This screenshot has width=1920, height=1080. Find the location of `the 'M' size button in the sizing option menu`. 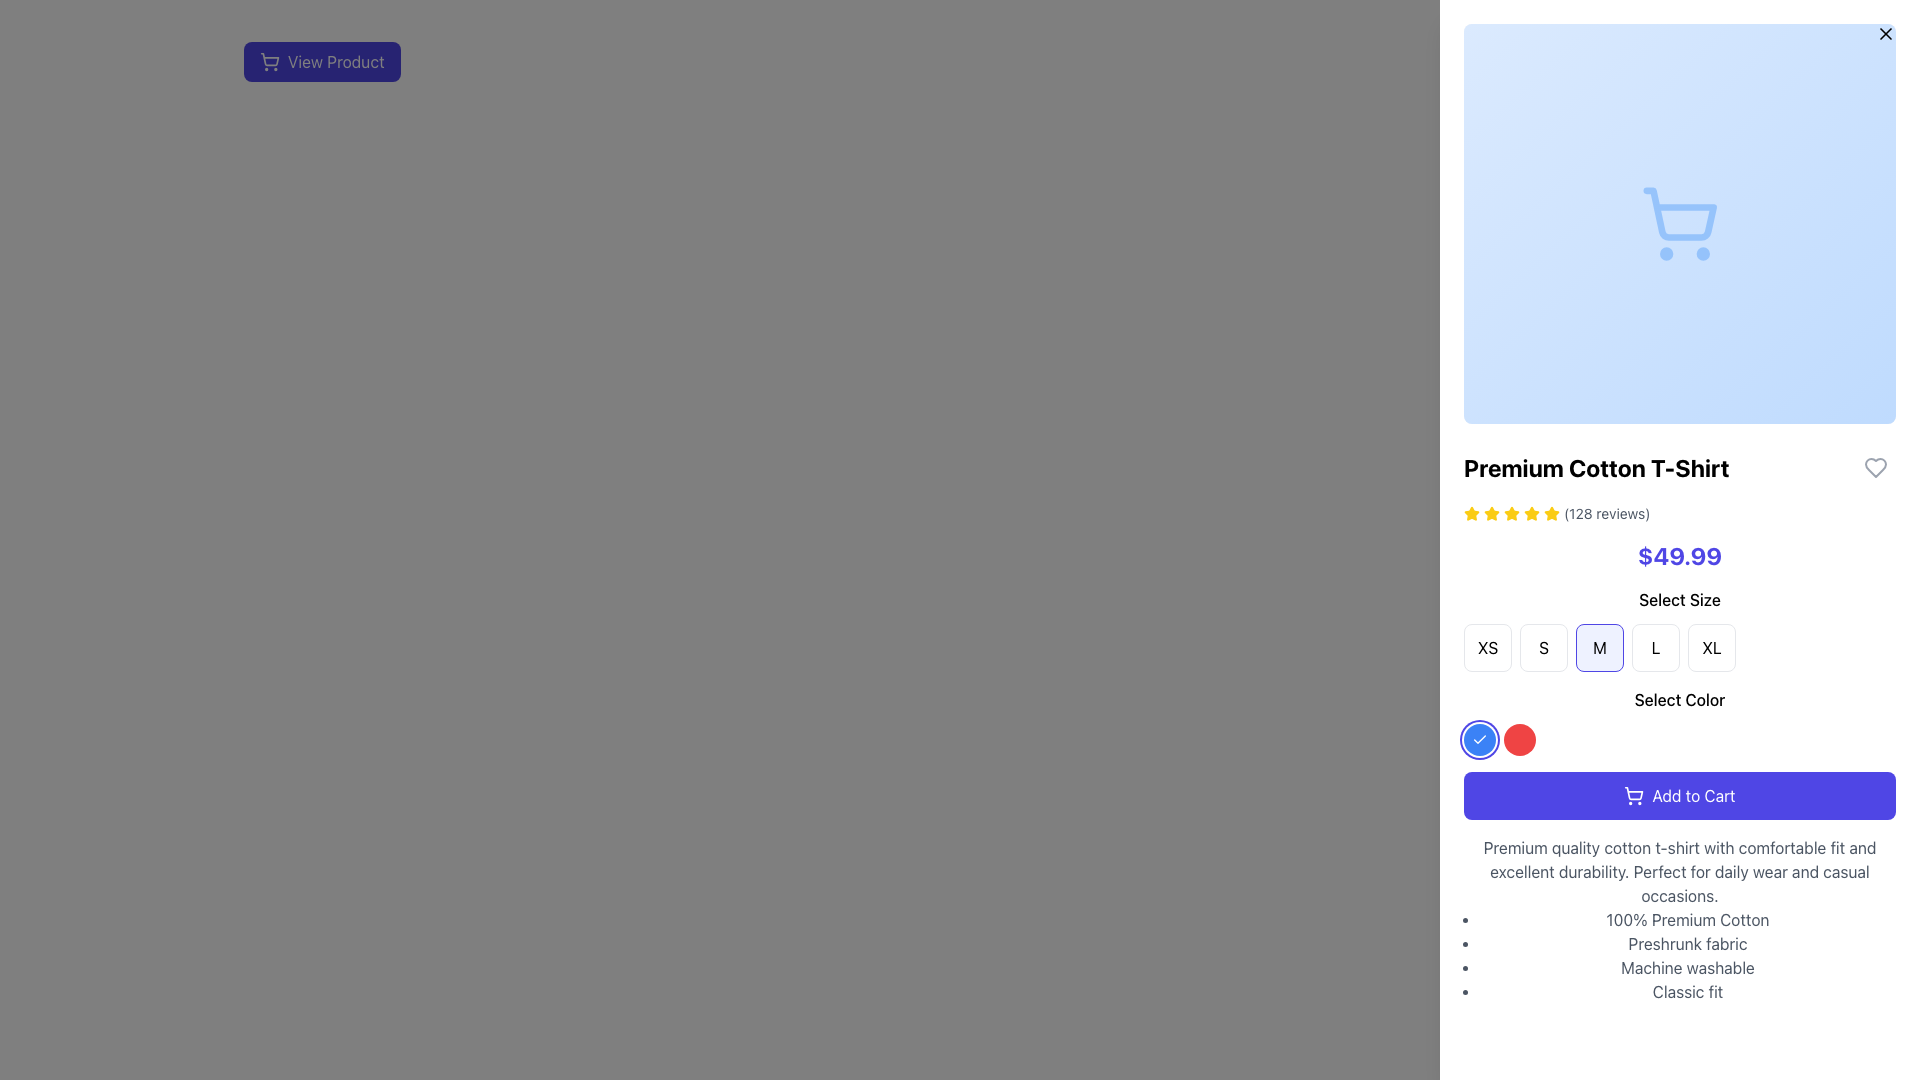

the 'M' size button in the sizing option menu is located at coordinates (1598, 648).